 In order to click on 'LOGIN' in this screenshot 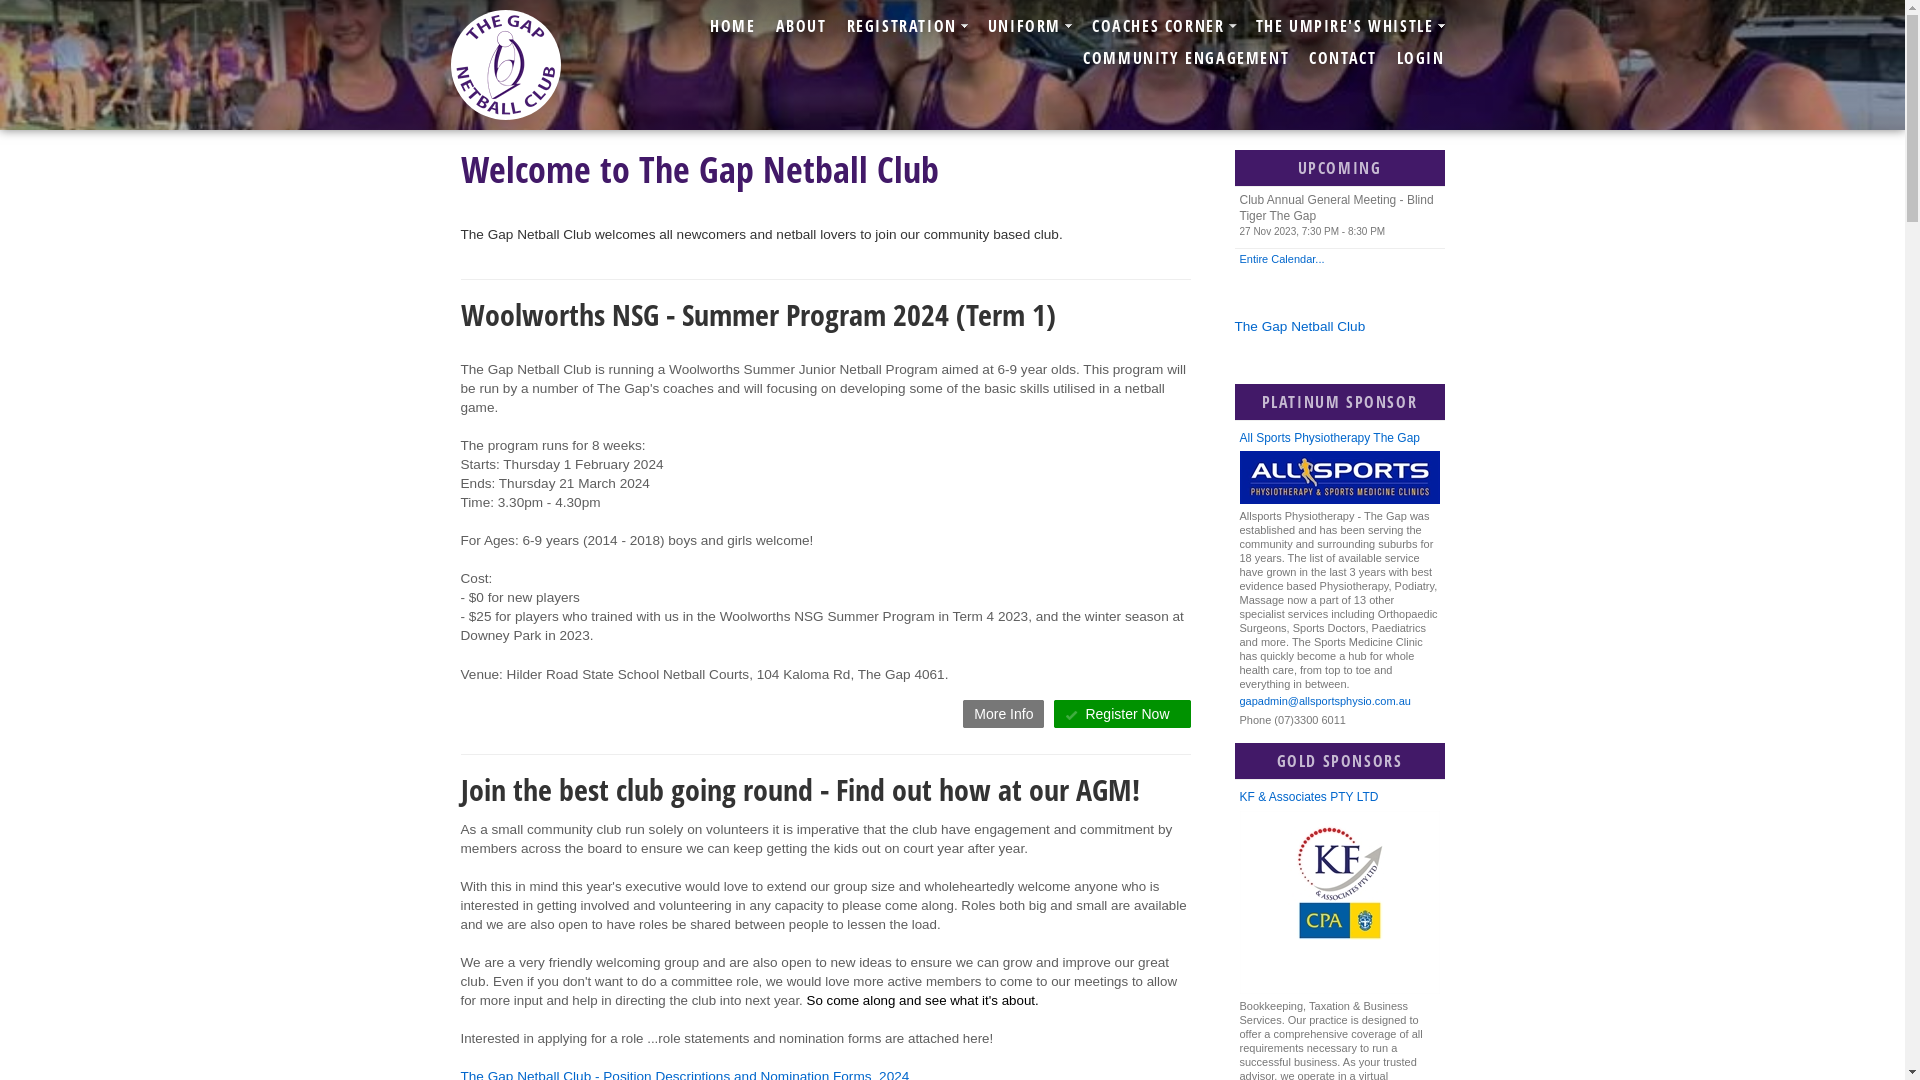, I will do `click(1385, 56)`.